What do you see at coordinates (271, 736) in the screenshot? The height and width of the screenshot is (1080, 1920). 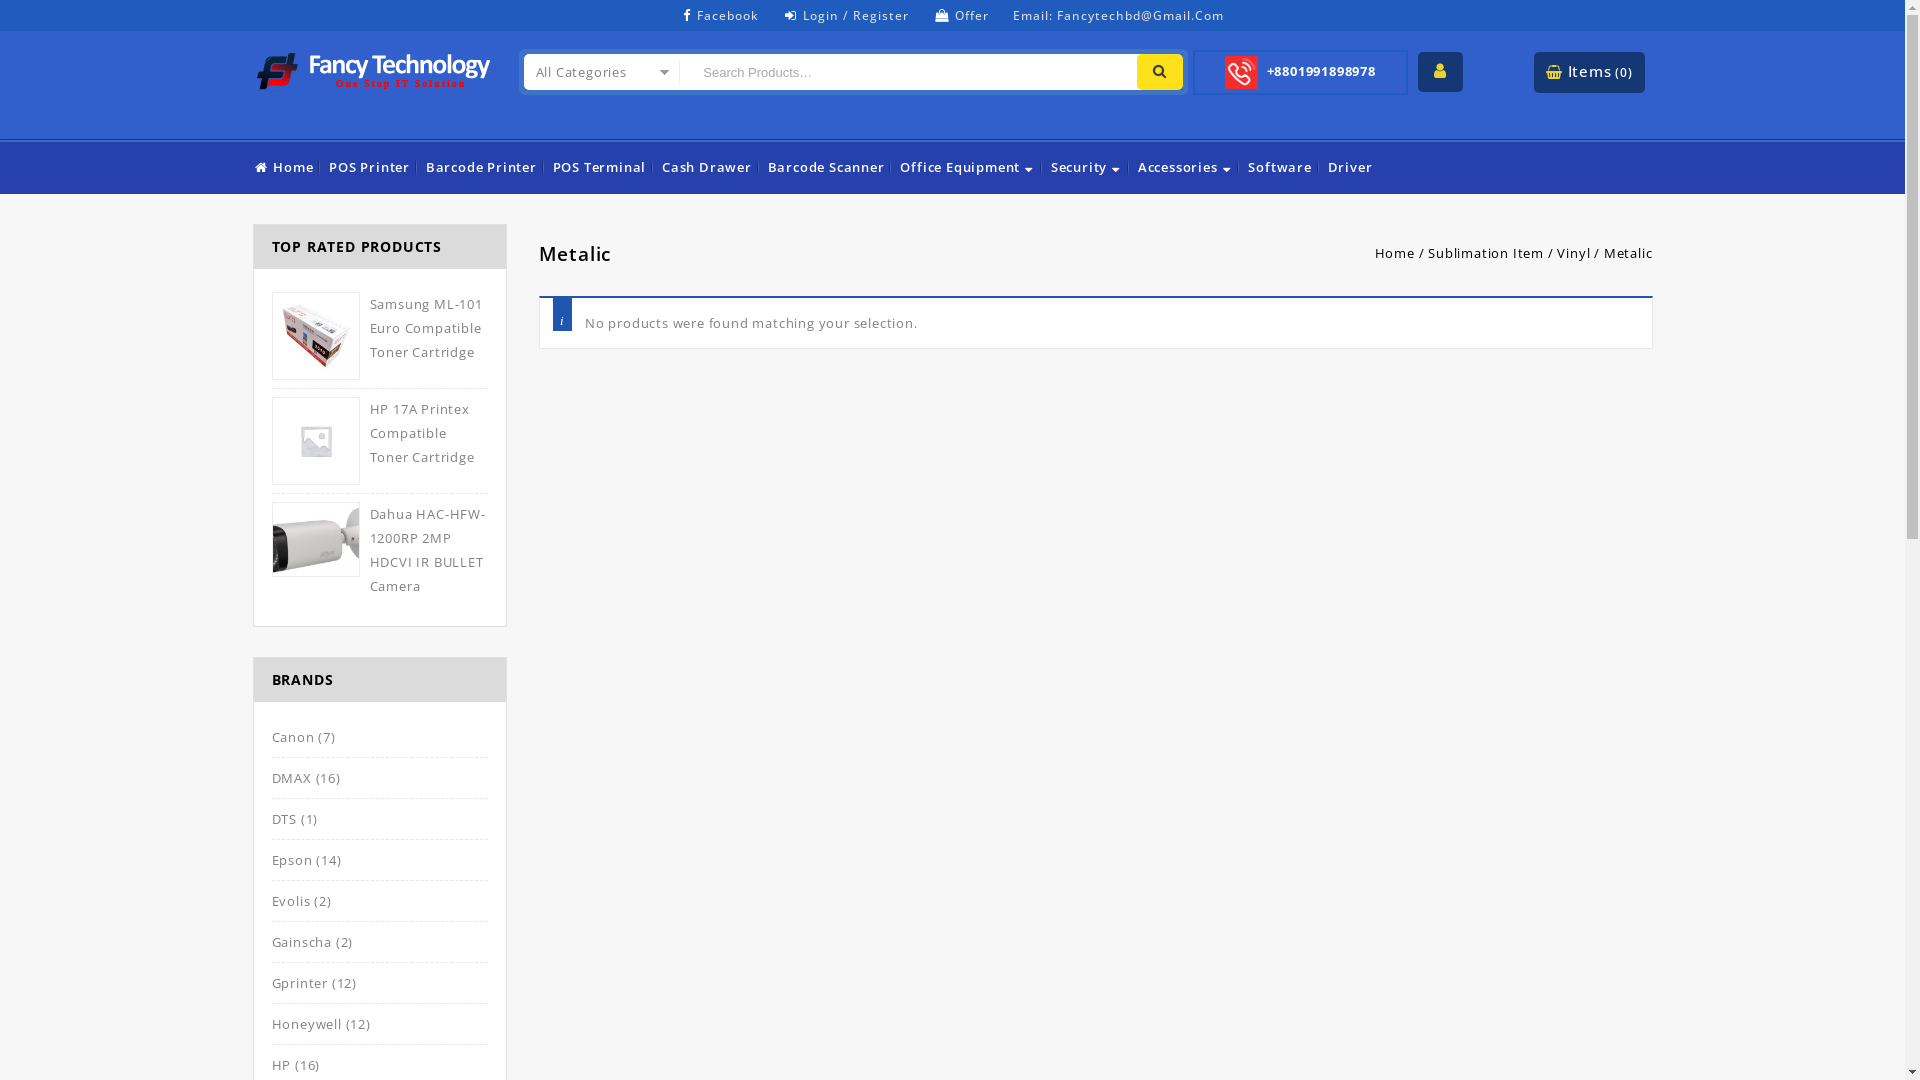 I see `'Canon'` at bounding box center [271, 736].